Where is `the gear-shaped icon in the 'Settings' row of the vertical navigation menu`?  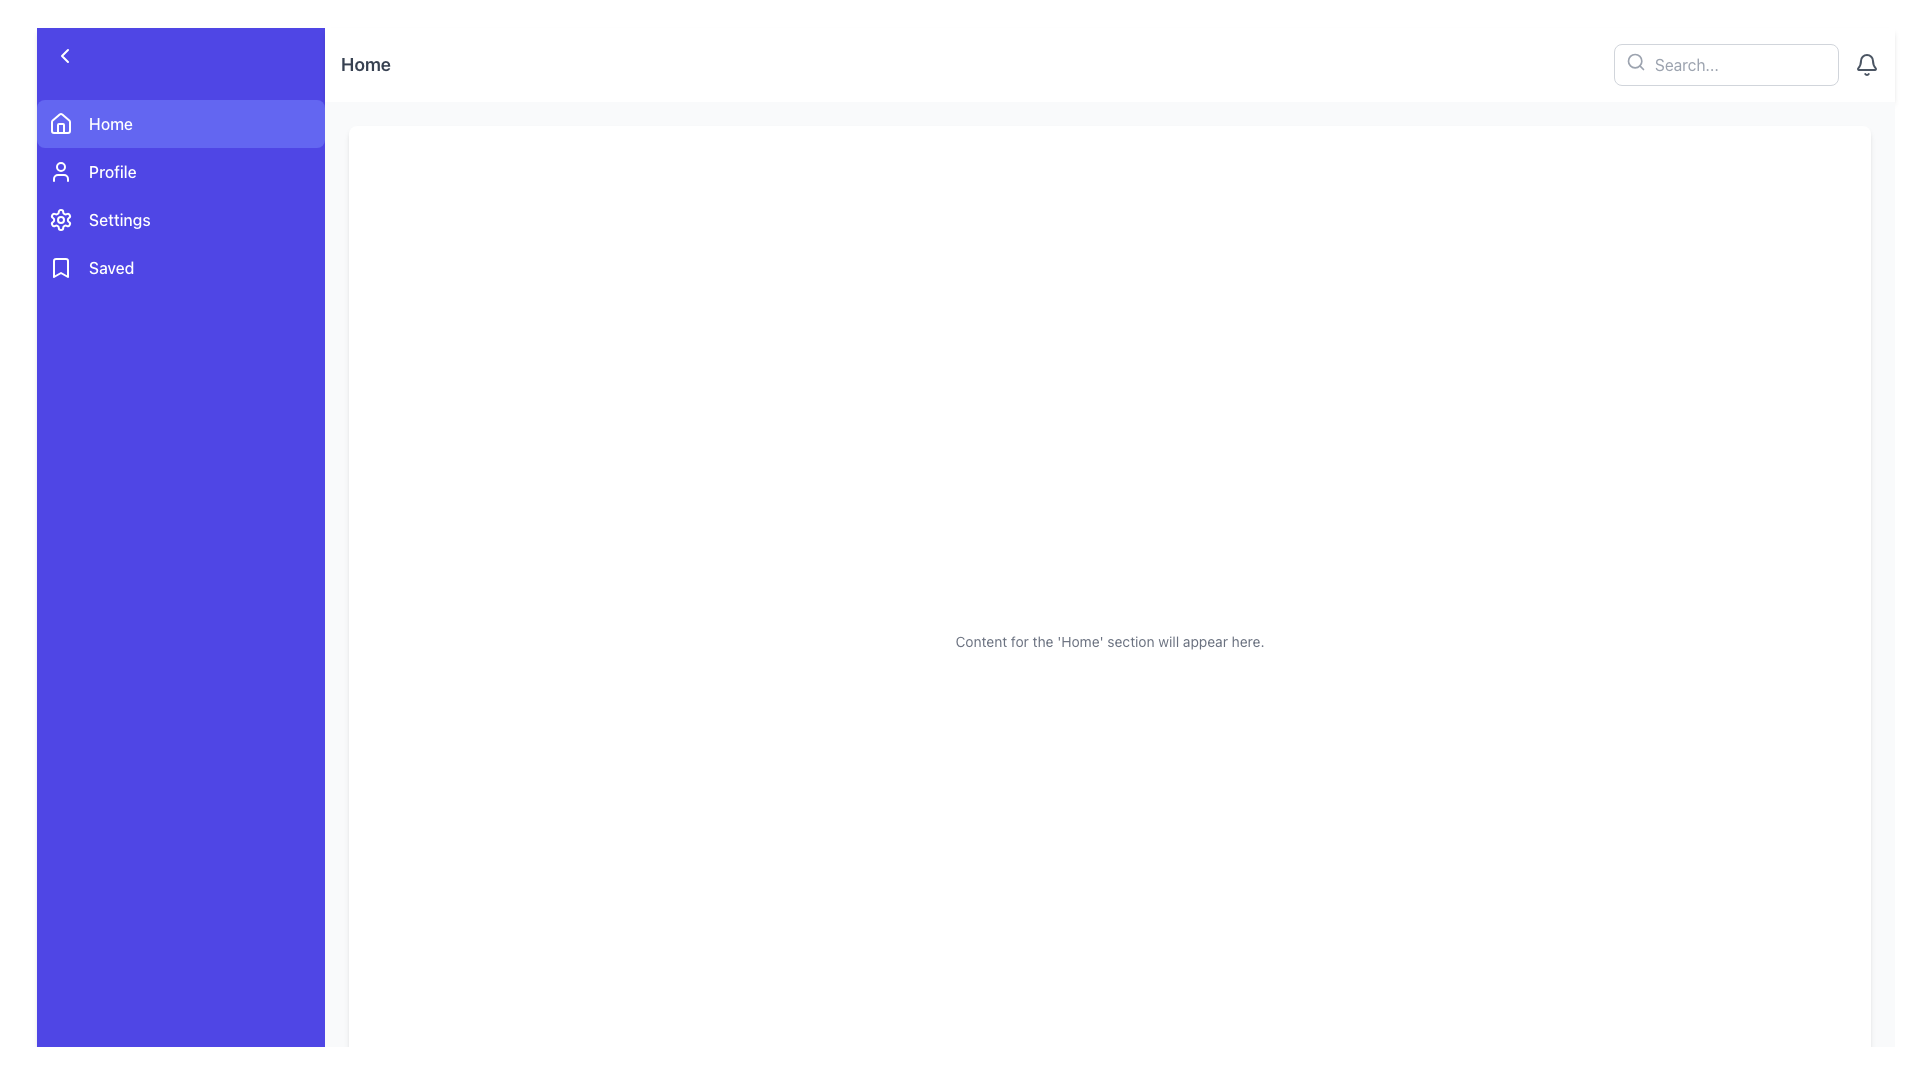 the gear-shaped icon in the 'Settings' row of the vertical navigation menu is located at coordinates (61, 219).